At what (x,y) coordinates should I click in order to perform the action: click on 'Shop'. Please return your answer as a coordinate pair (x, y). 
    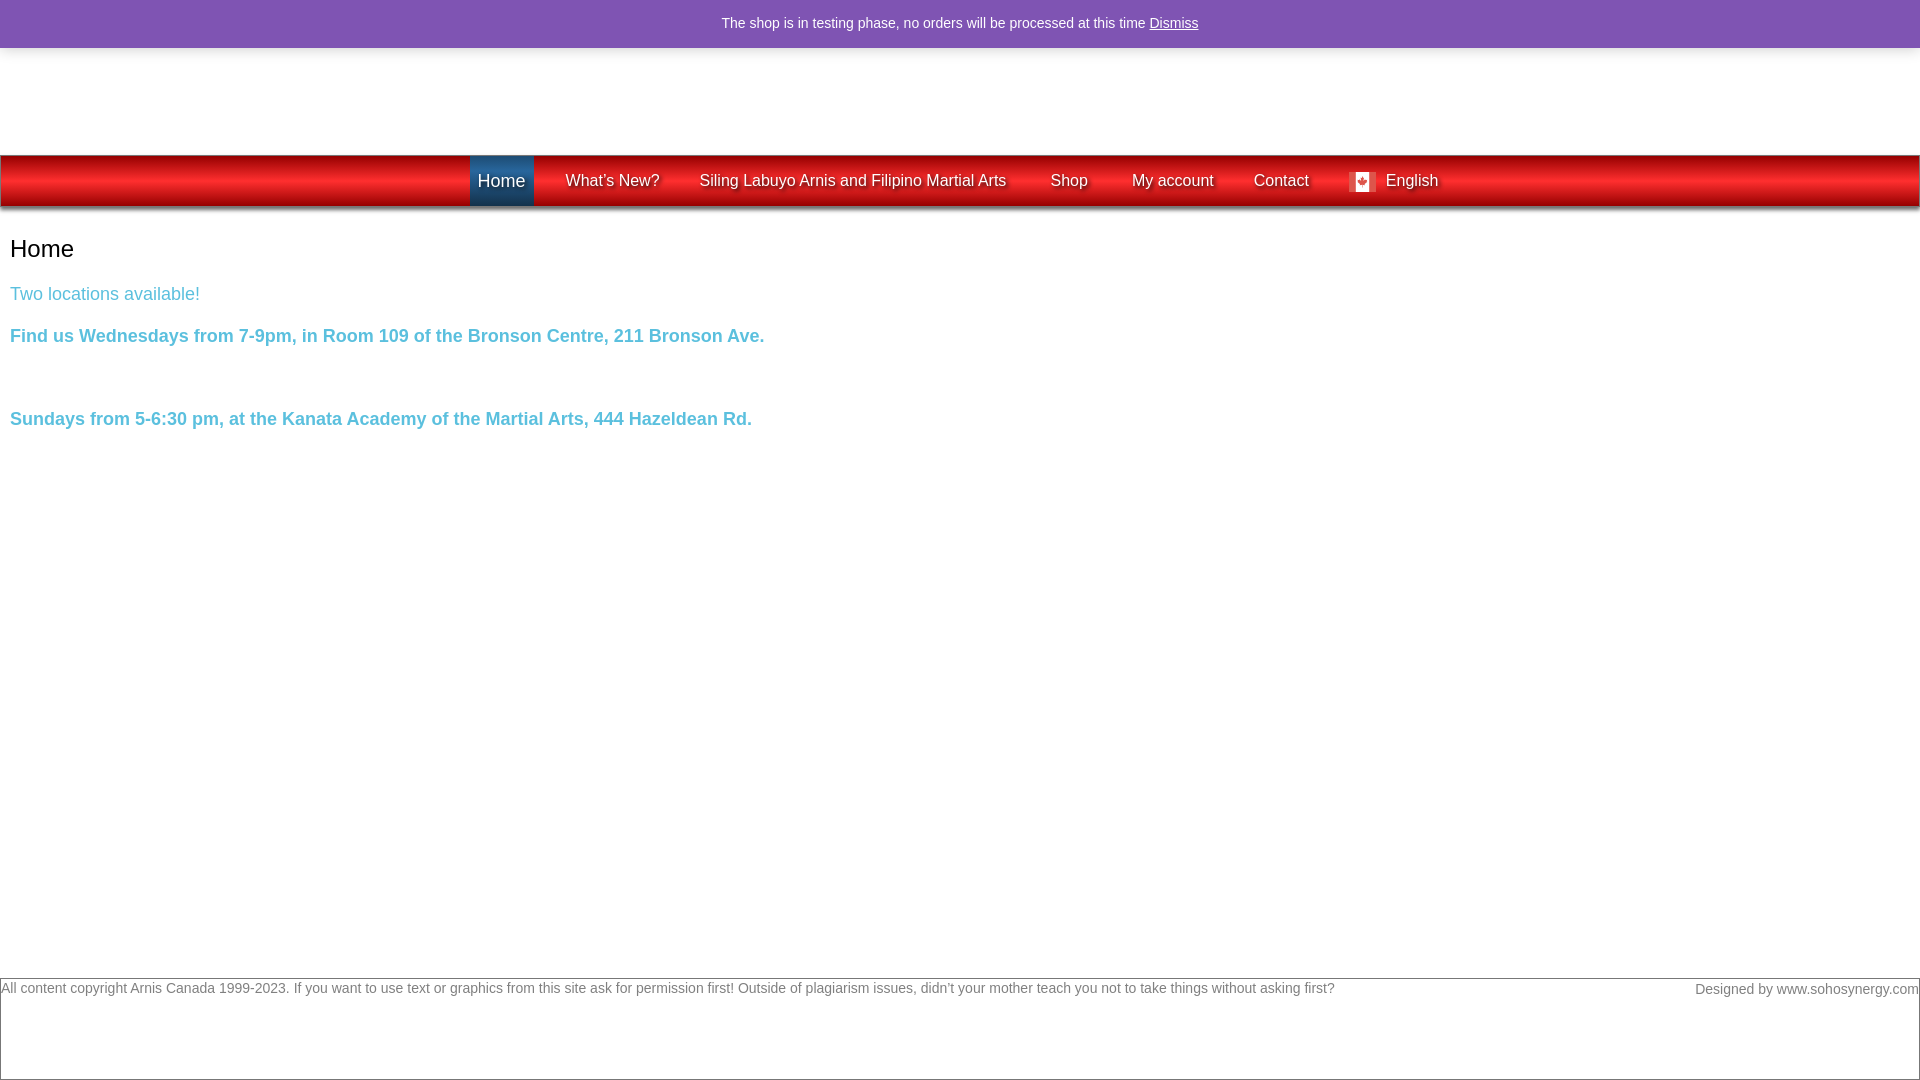
    Looking at the image, I should click on (1069, 181).